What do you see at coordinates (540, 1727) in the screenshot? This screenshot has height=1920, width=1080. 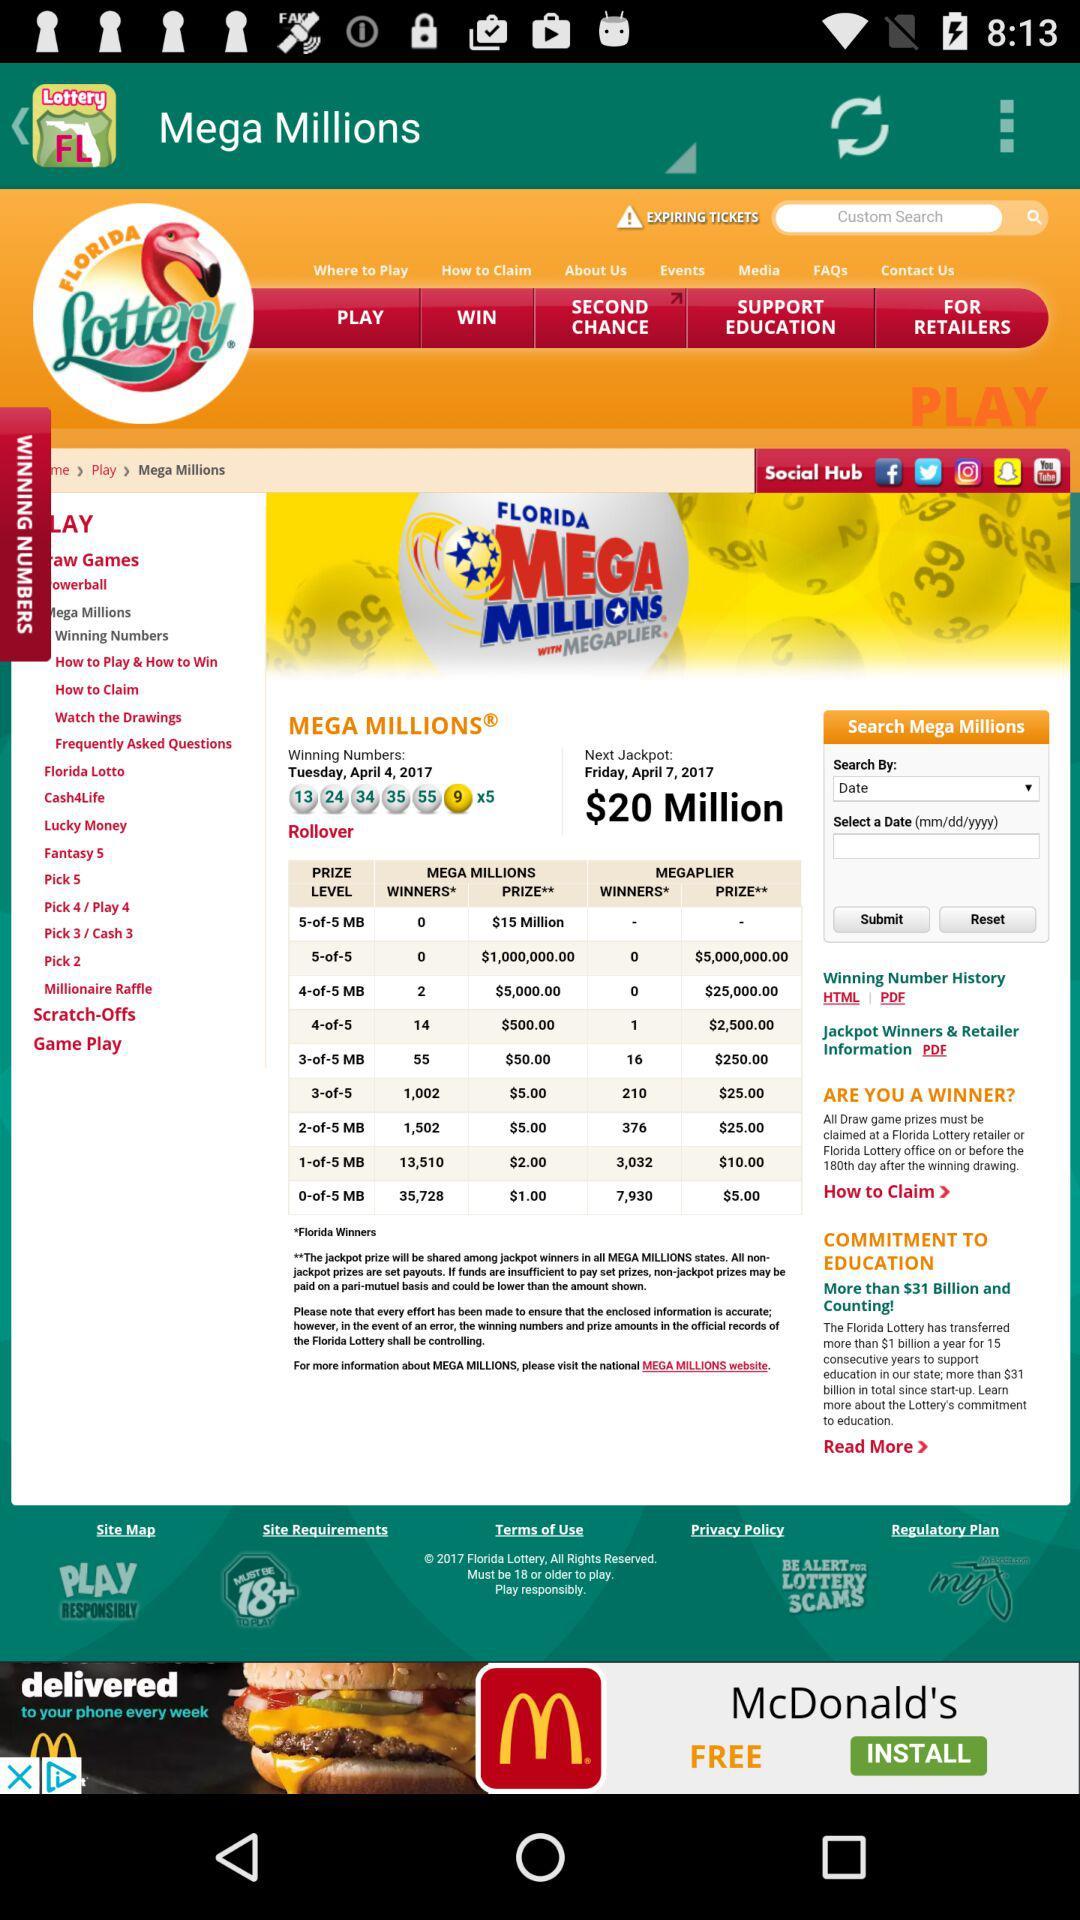 I see `open advertisement` at bounding box center [540, 1727].